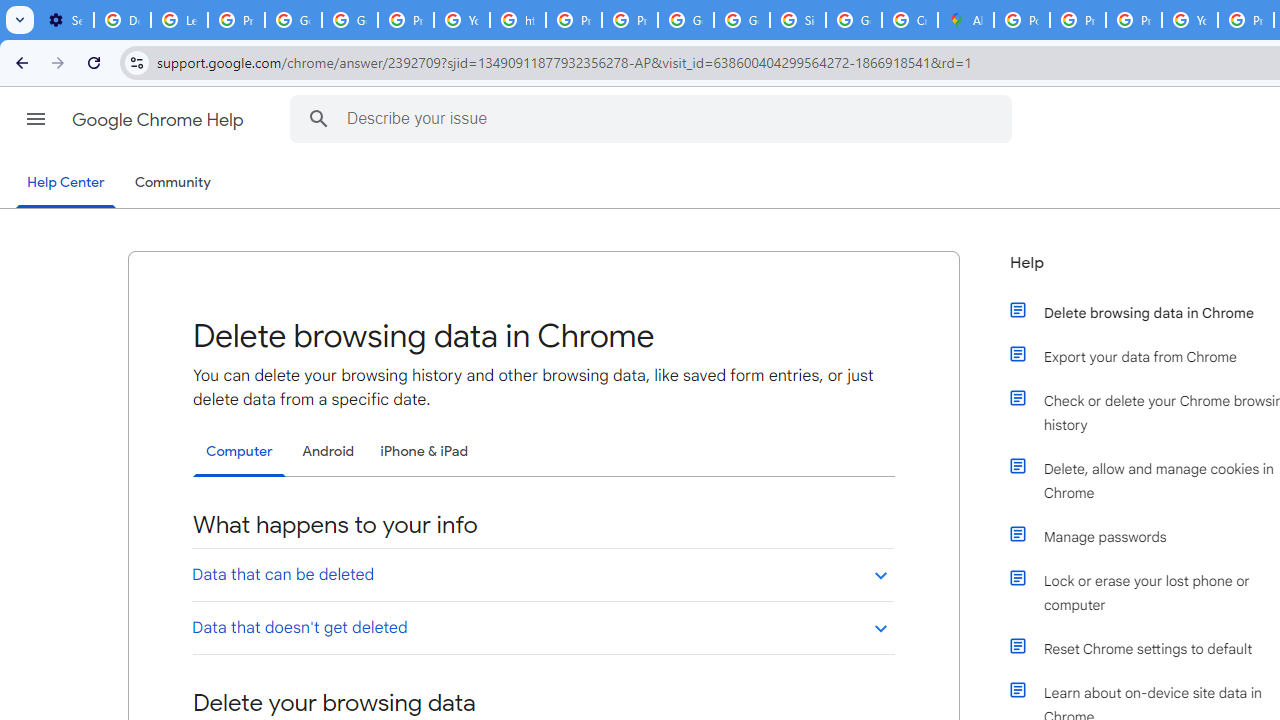 This screenshot has height=720, width=1280. What do you see at coordinates (317, 118) in the screenshot?
I see `'Search Help Center'` at bounding box center [317, 118].